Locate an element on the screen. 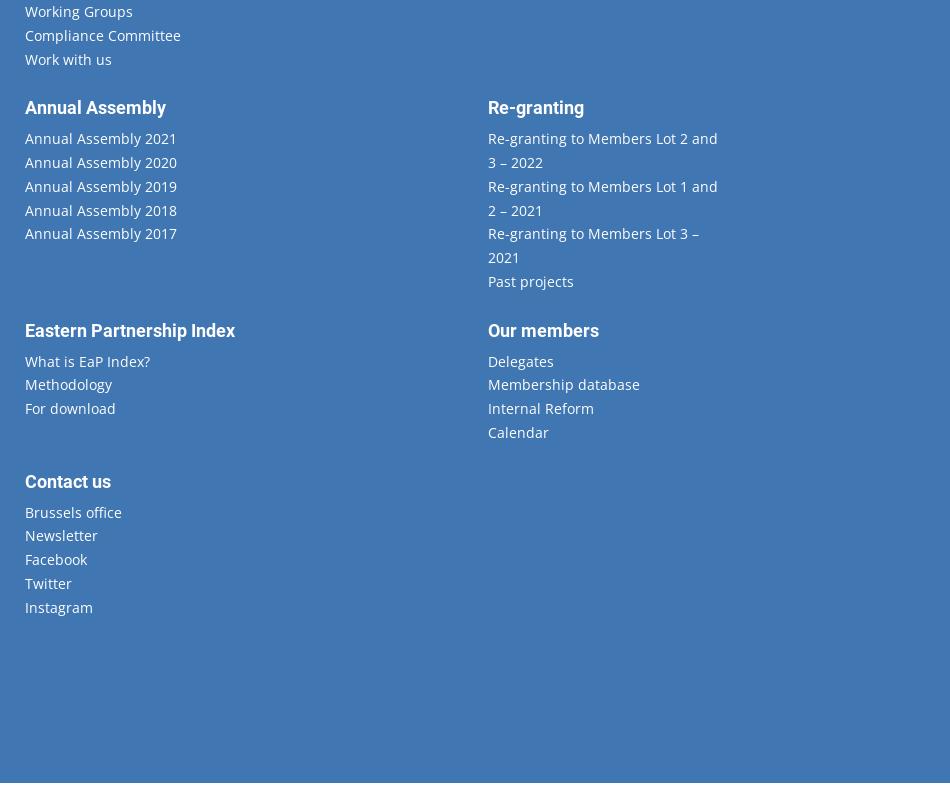  'Annual Assembly 2019' is located at coordinates (100, 185).